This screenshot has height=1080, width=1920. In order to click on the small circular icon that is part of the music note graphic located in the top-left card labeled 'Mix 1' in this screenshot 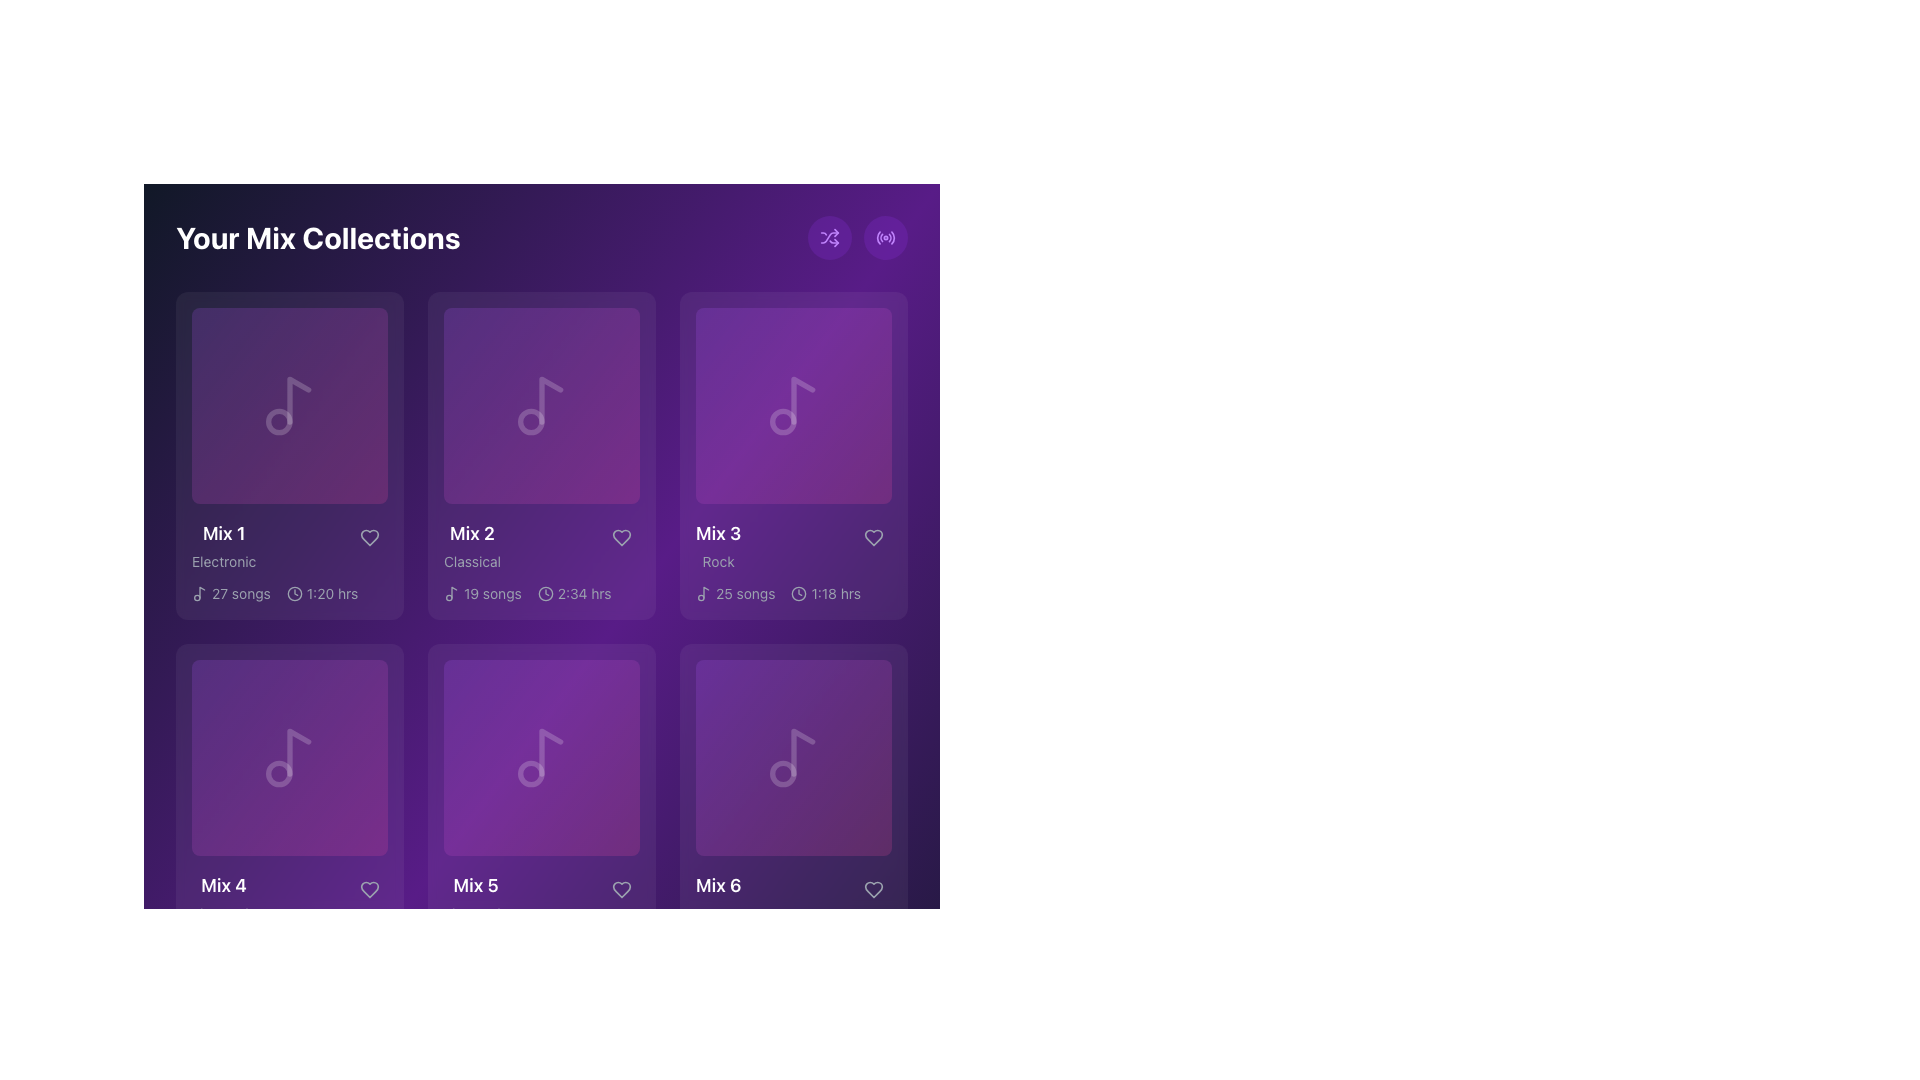, I will do `click(278, 420)`.